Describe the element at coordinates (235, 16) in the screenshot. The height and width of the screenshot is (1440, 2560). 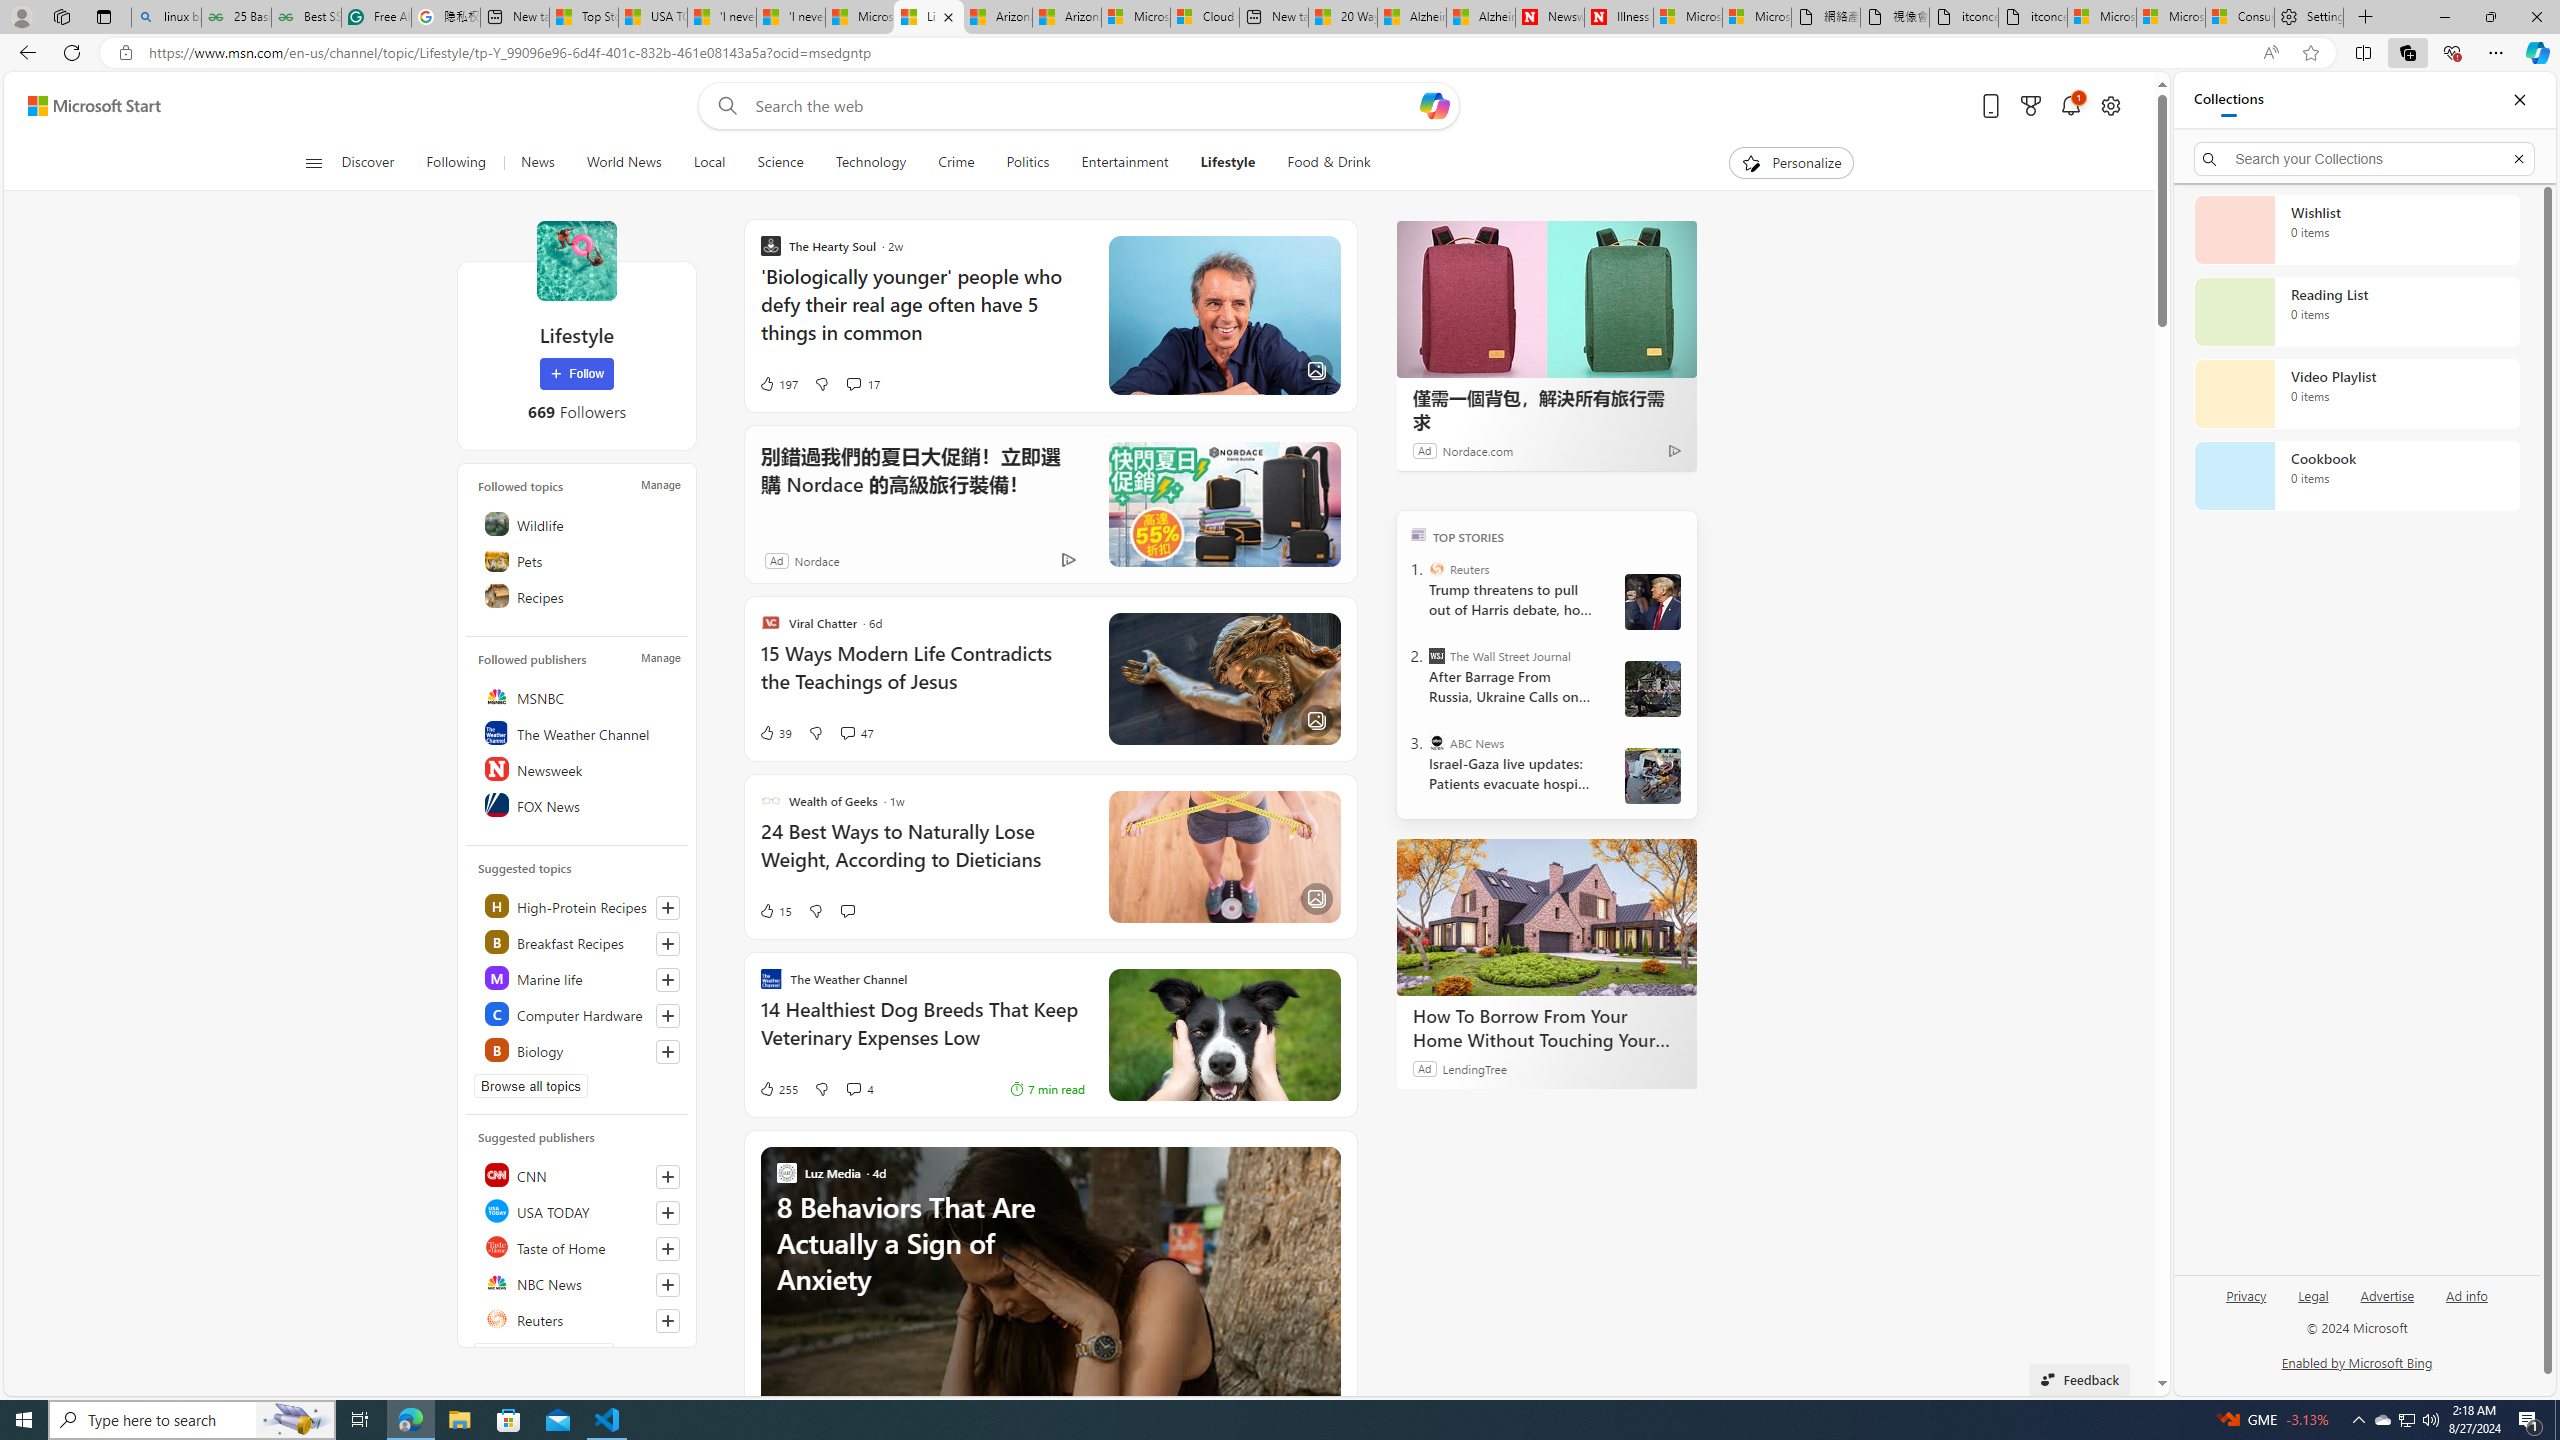
I see `'25 Basic Linux Commands For Beginners - GeeksforGeeks'` at that location.